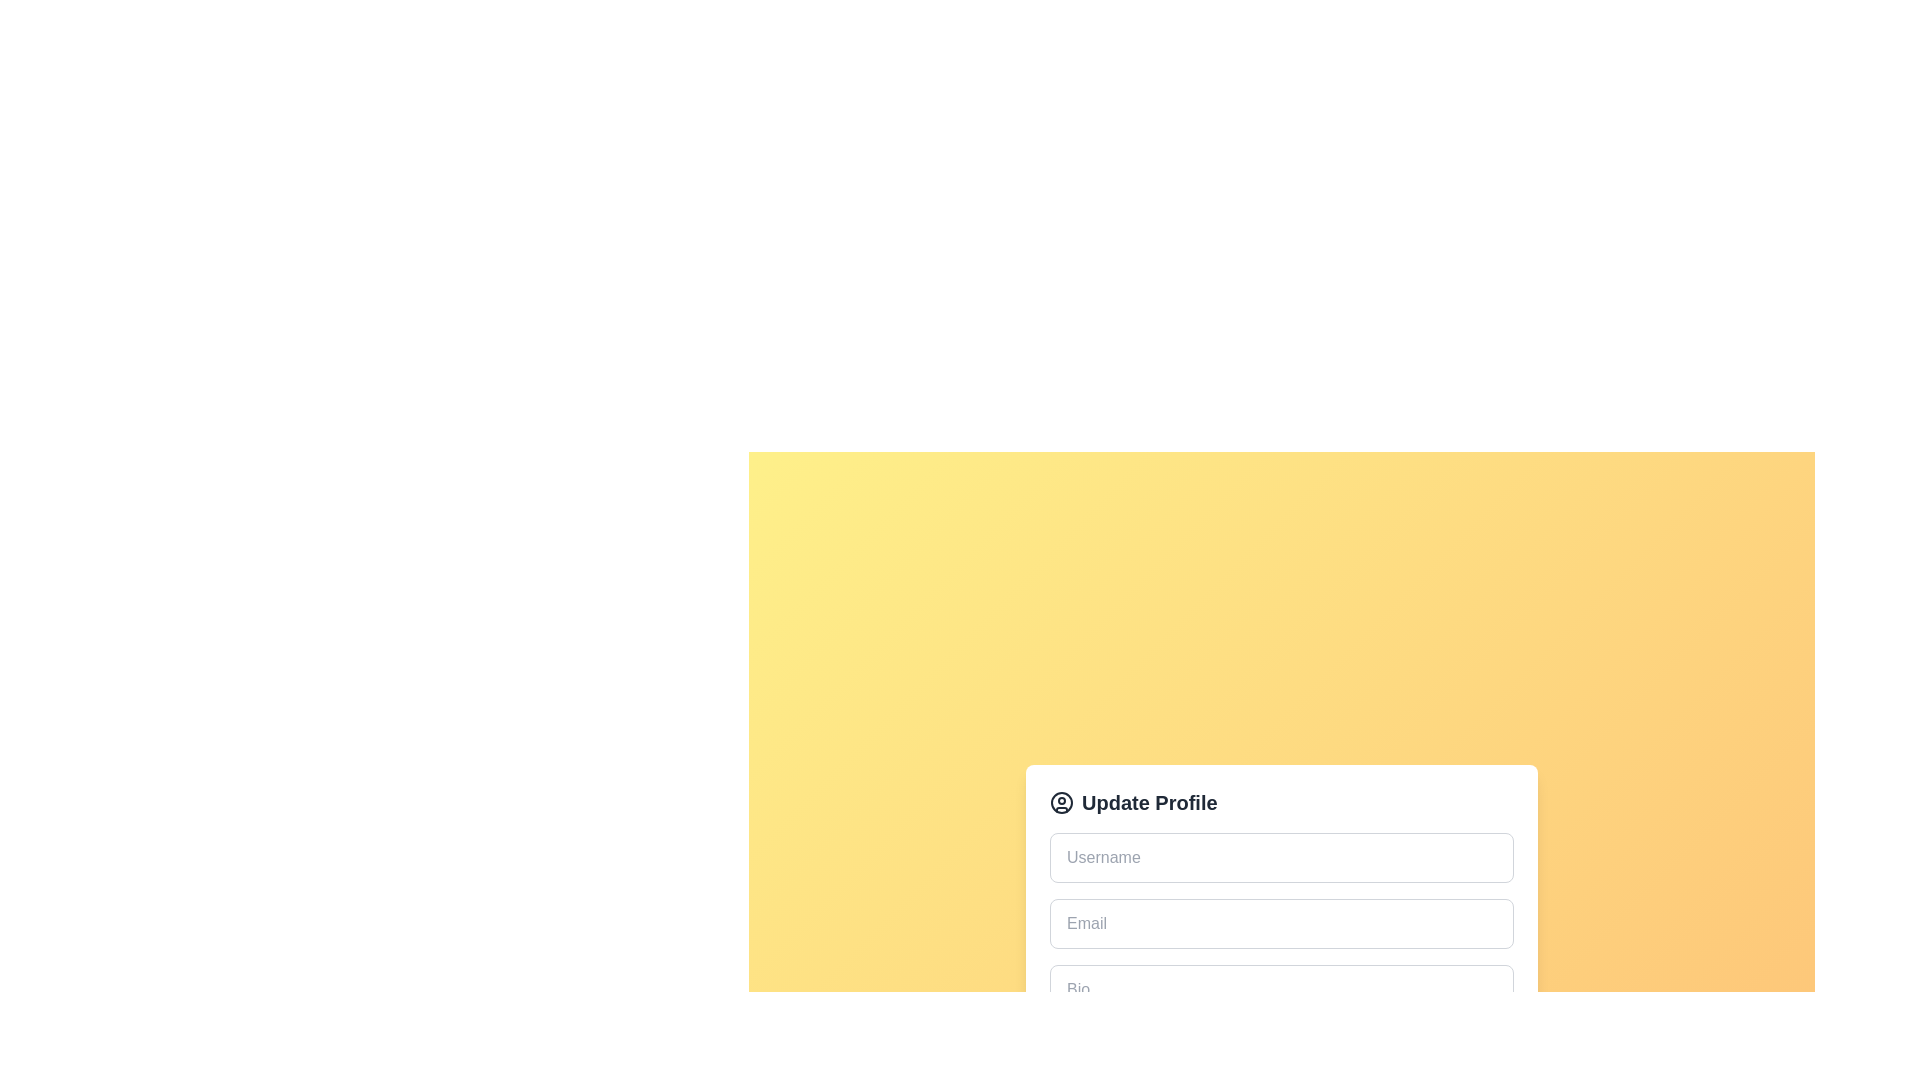  What do you see at coordinates (1060, 801) in the screenshot?
I see `the user profile icon associated with the 'Update Profile' section, which is located near the top of the context with a yellow gradient background` at bounding box center [1060, 801].